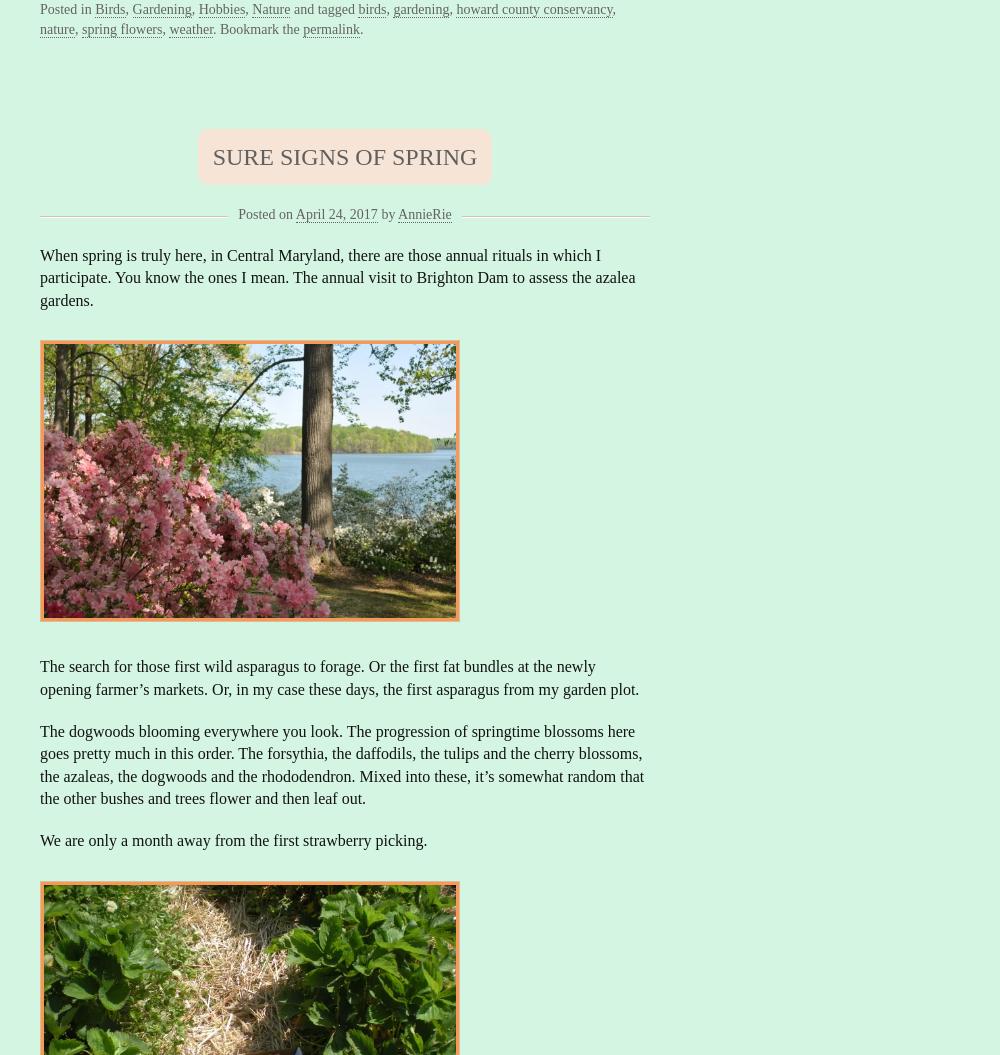 The image size is (1000, 1055). Describe the element at coordinates (421, 9) in the screenshot. I see `'gardening'` at that location.